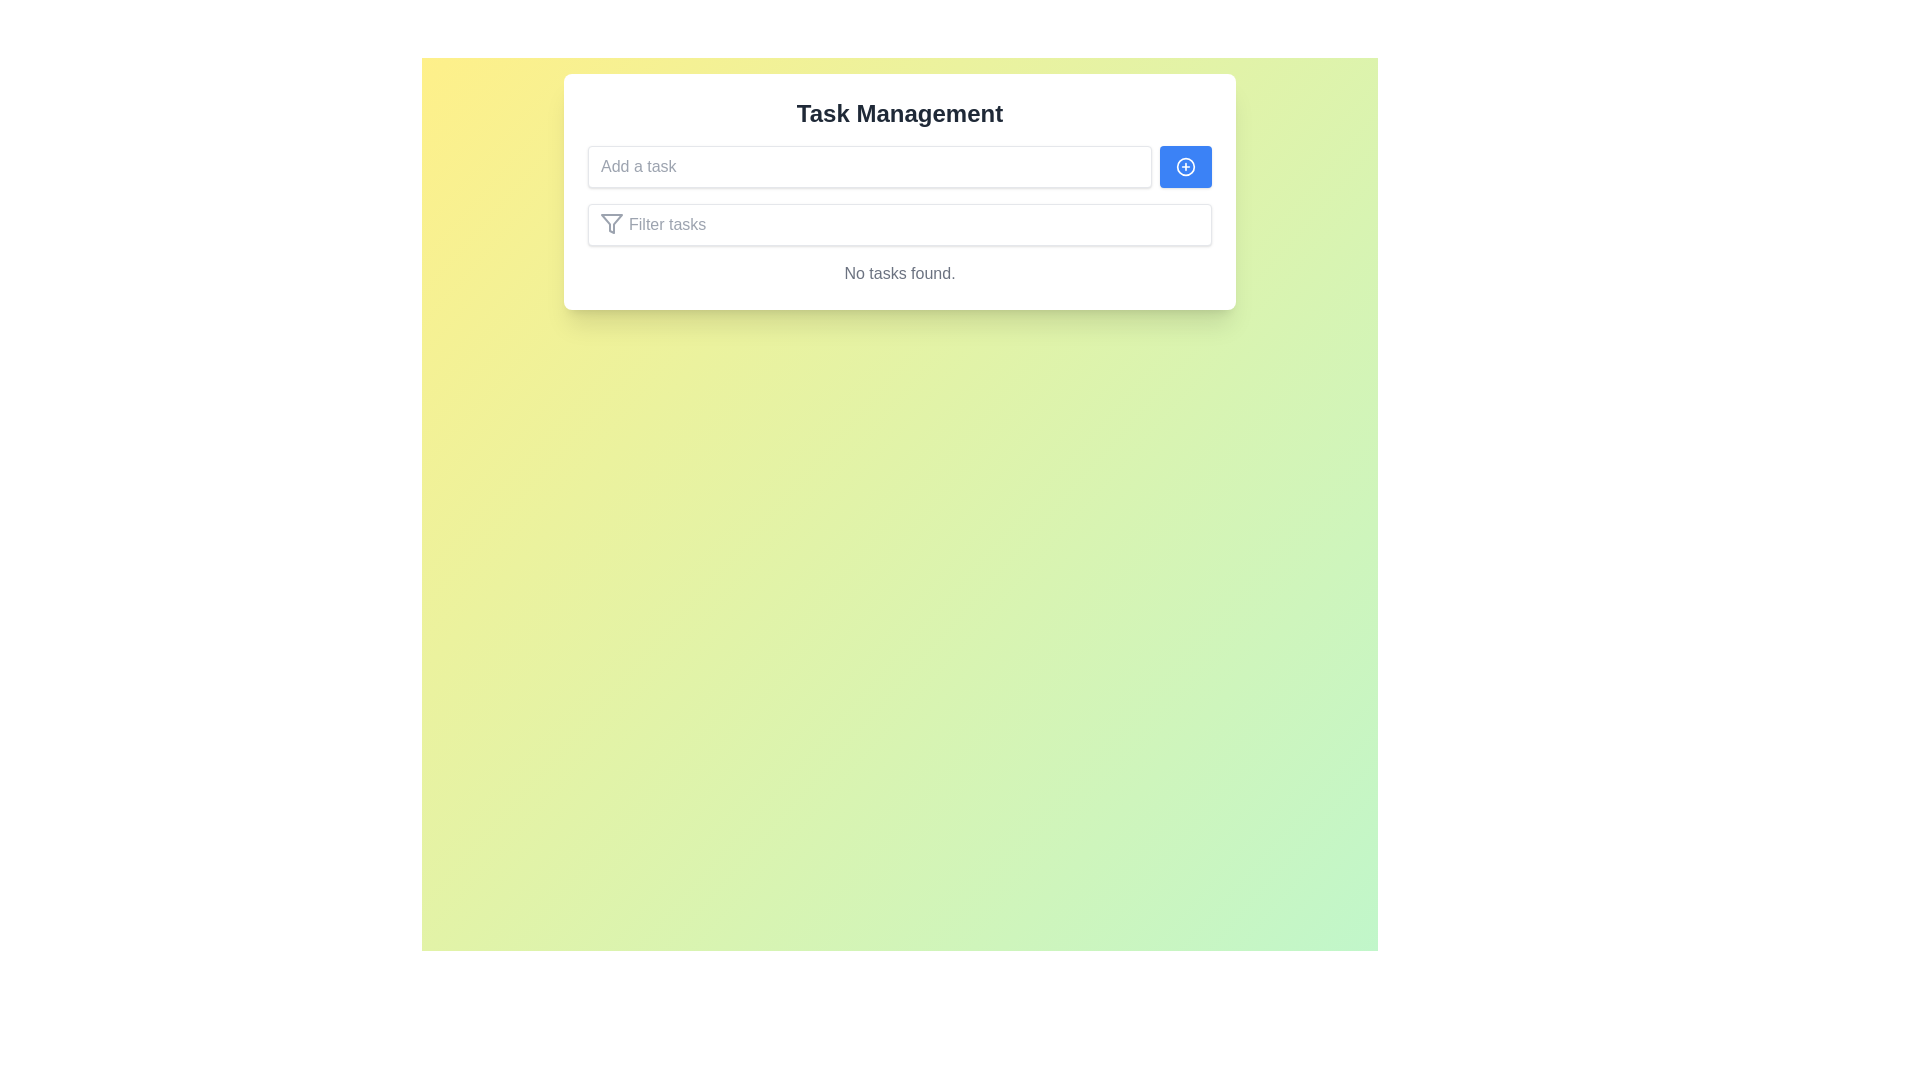 The height and width of the screenshot is (1080, 1920). Describe the element at coordinates (610, 223) in the screenshot. I see `the filtering icon located near the left side of the 'Filter tasks' button, which serves a symbolic purpose for filtering functionality` at that location.